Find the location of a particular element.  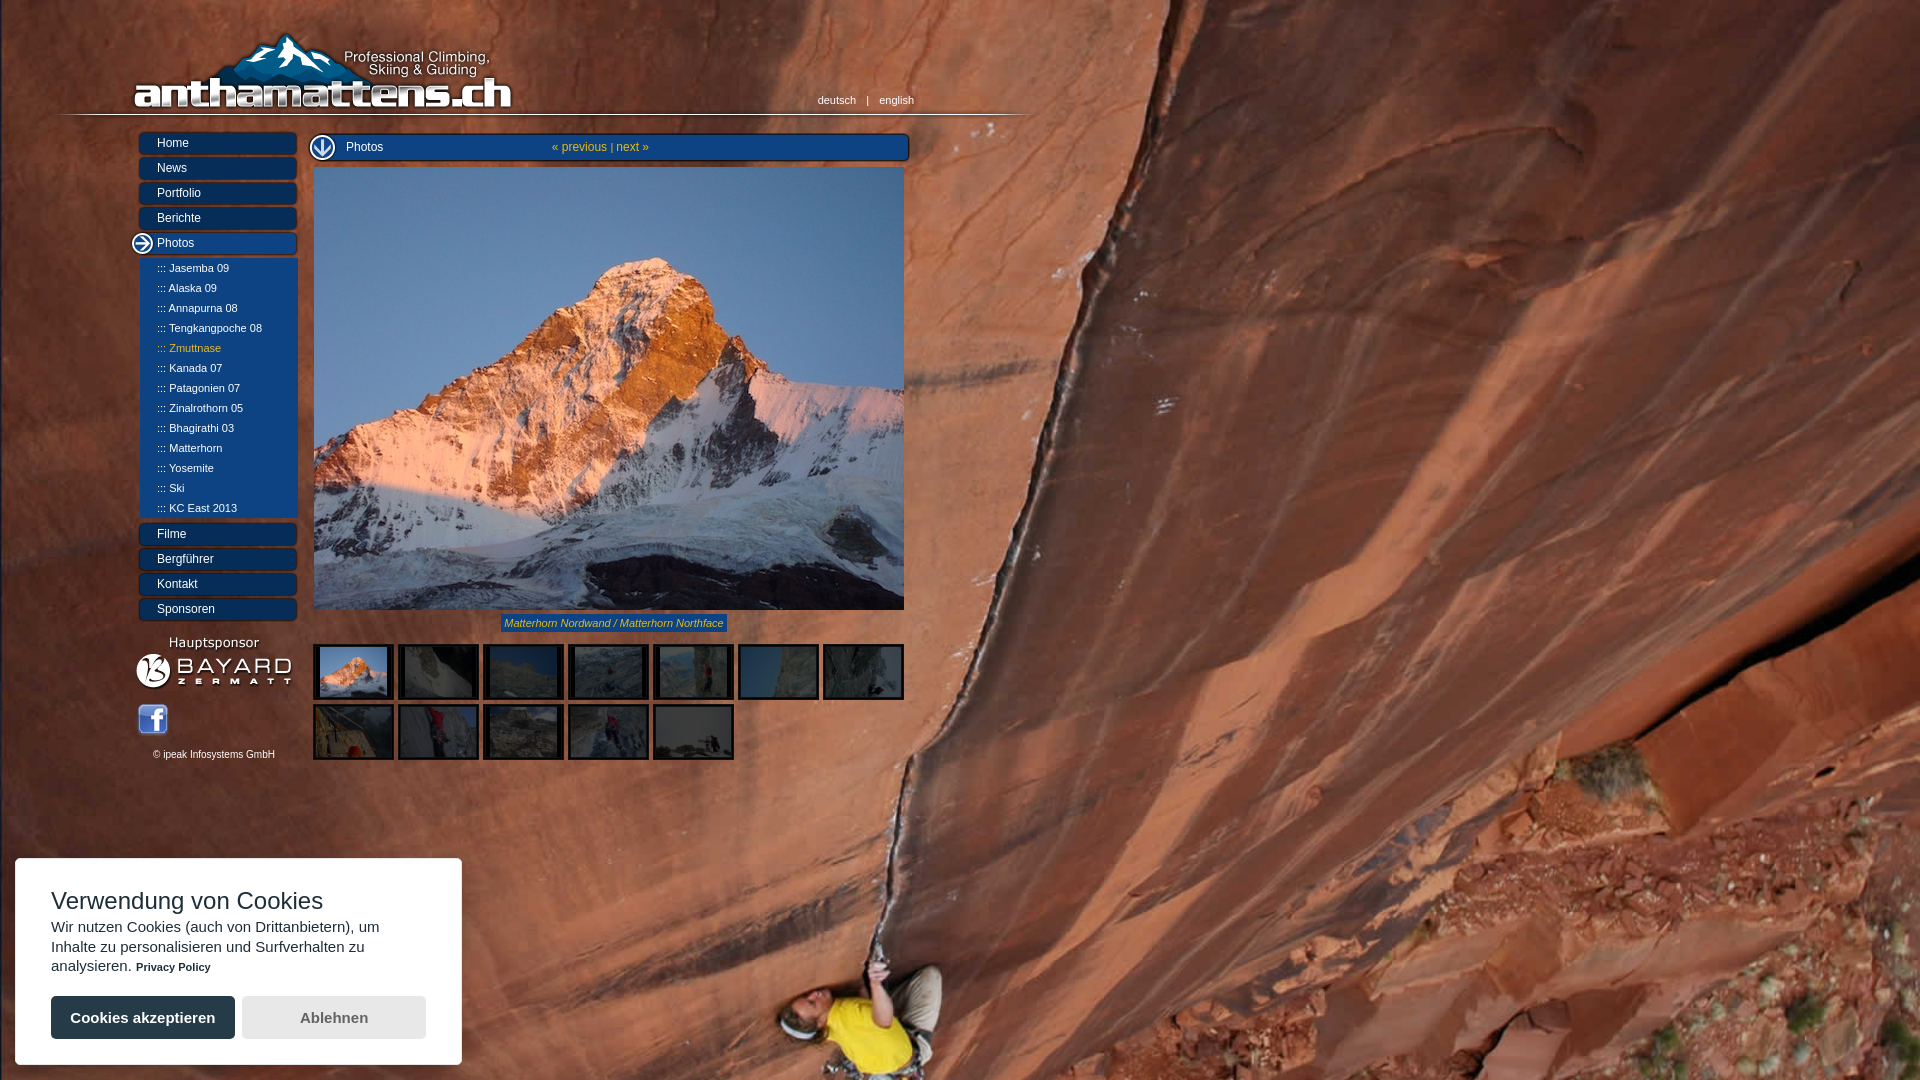

'::: Tengkangpoche 08' is located at coordinates (196, 326).